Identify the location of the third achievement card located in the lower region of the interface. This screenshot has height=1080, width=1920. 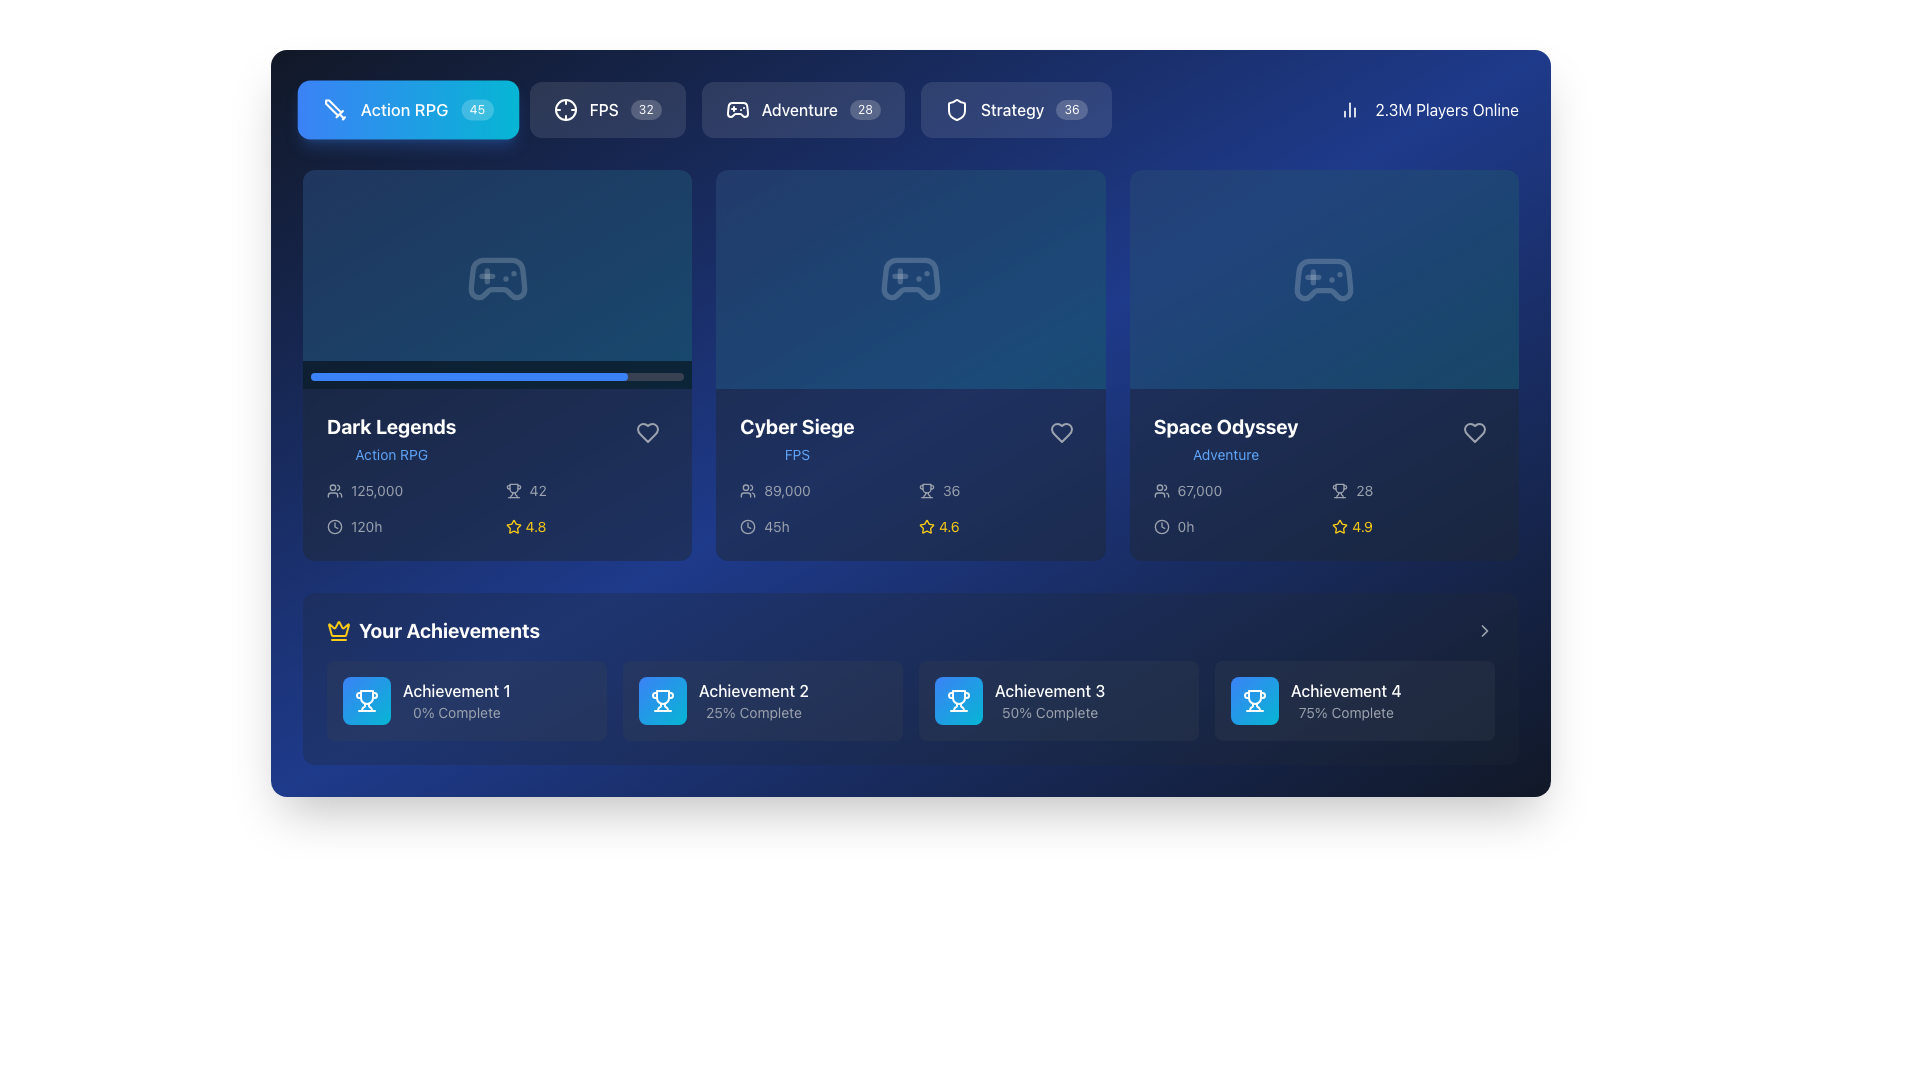
(1058, 700).